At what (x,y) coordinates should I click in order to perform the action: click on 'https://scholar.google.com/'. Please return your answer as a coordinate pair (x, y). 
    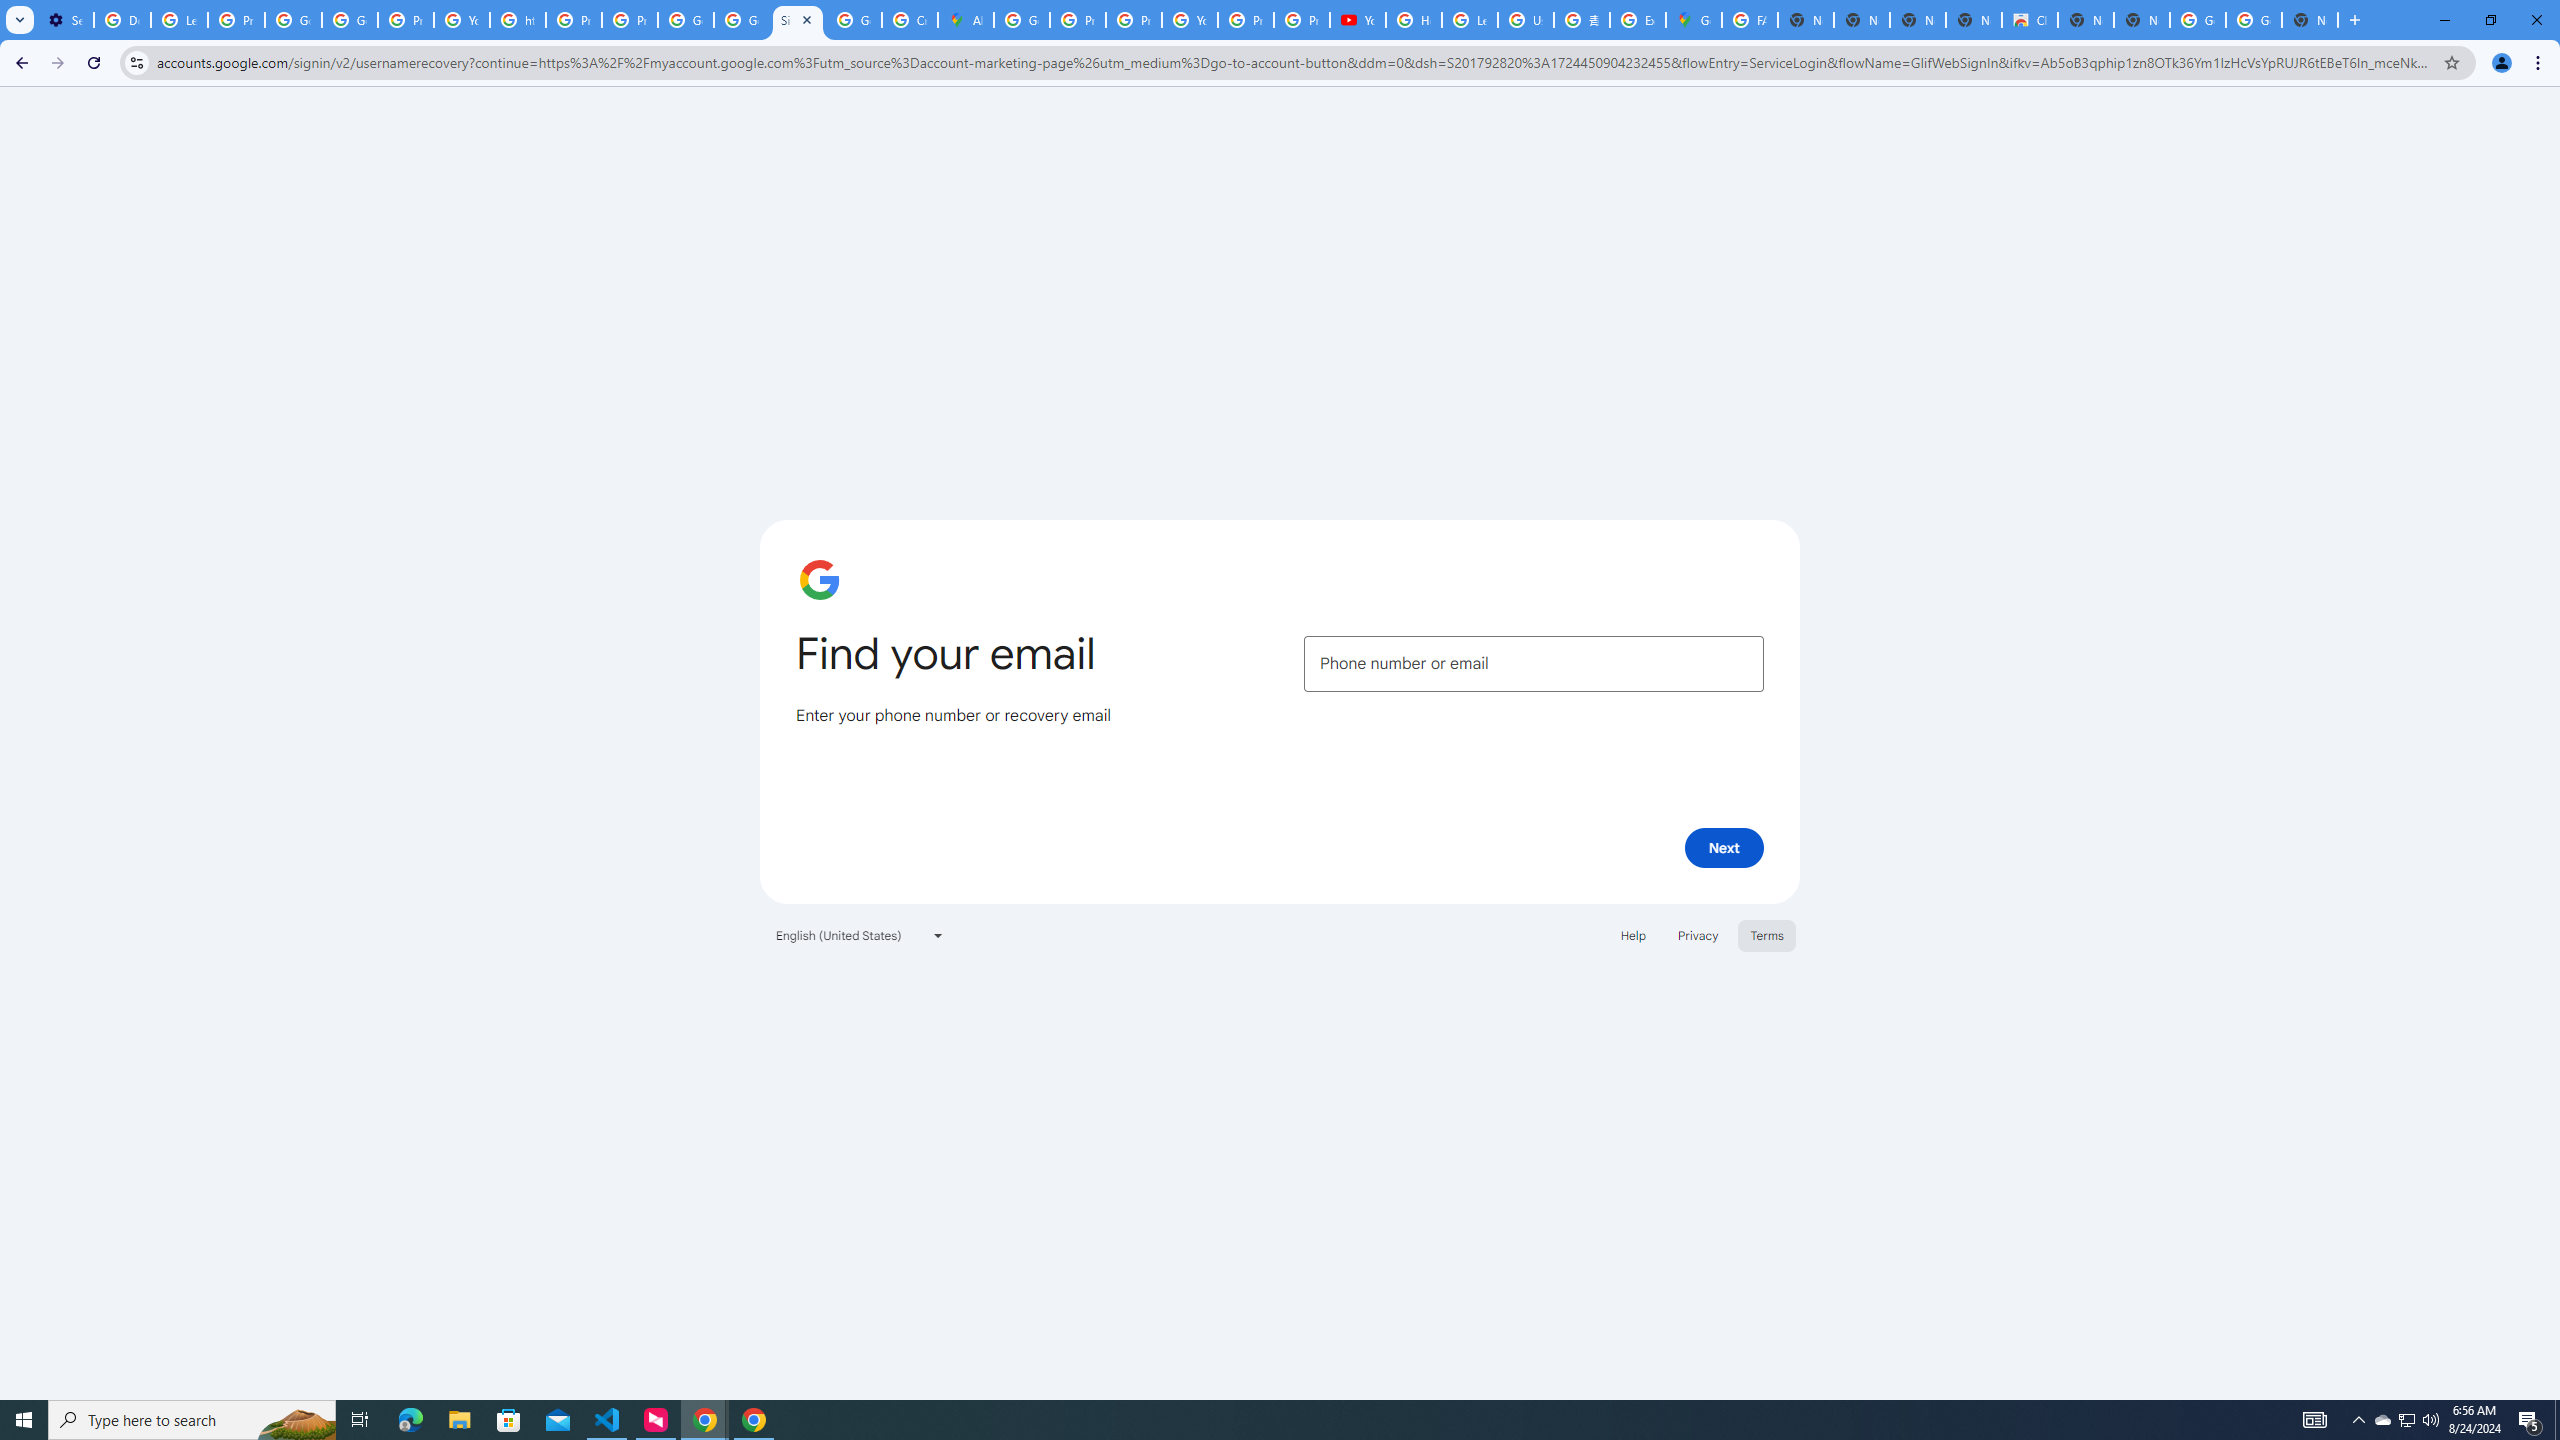
    Looking at the image, I should click on (517, 19).